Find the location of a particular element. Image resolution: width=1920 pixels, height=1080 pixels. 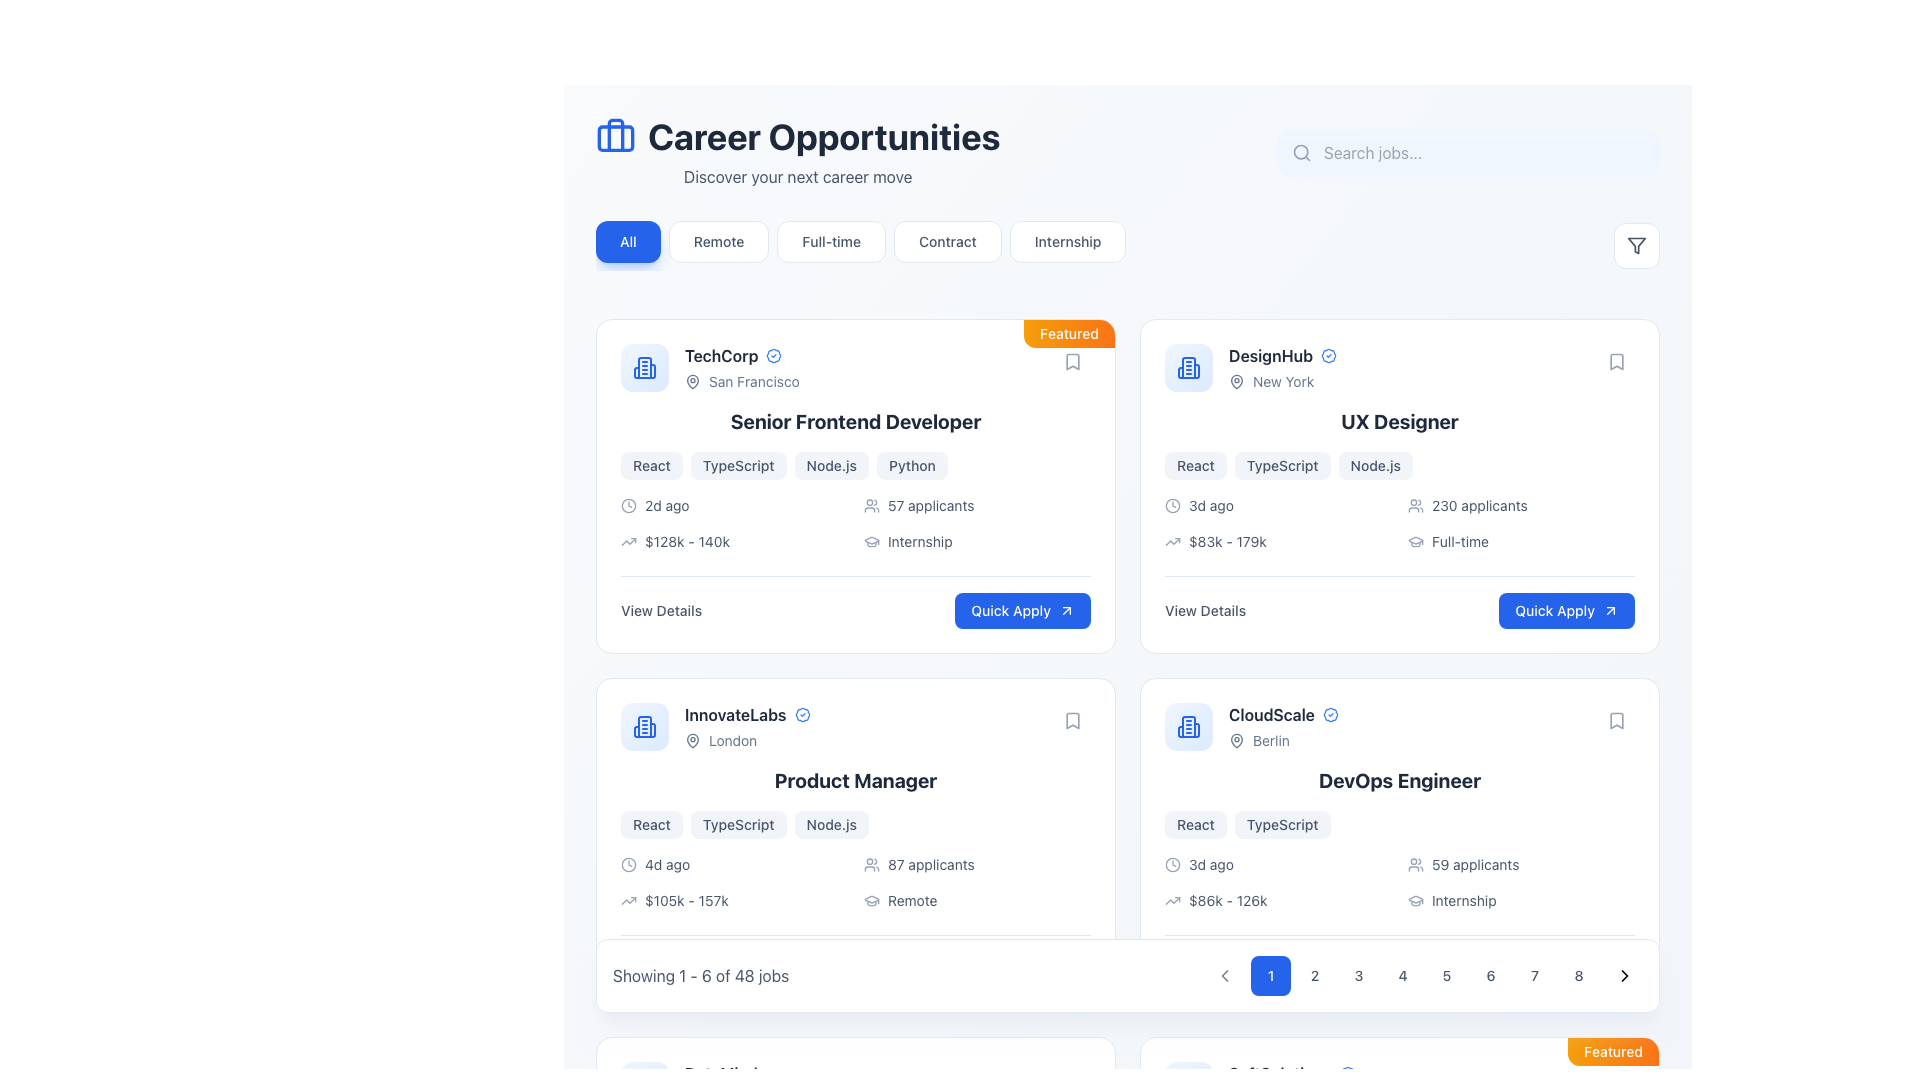

information presented in the fourth section of the grid layout under the 'CloudScale' job listing, specifically the details provided for the 'DevOps Engineer' position is located at coordinates (1399, 882).